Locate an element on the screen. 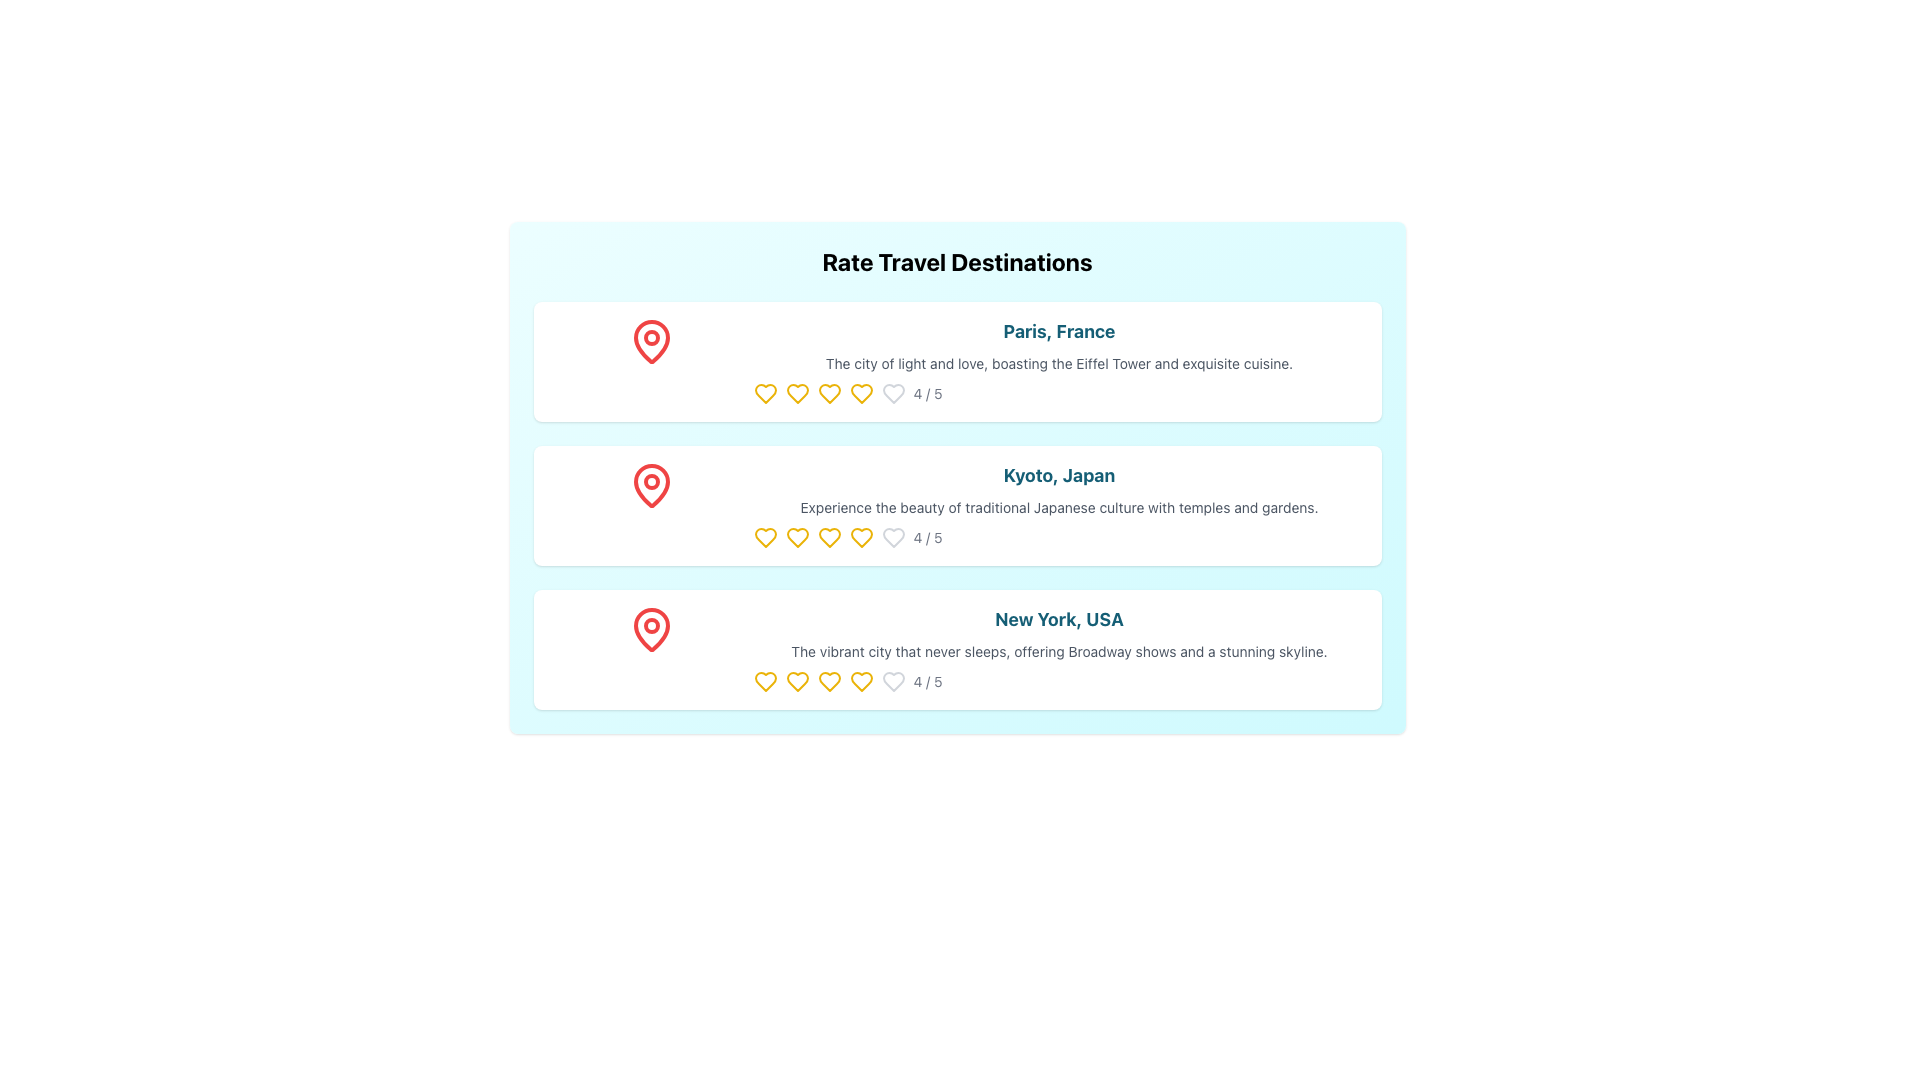 The width and height of the screenshot is (1920, 1080). the heart-shaped rating icon with a golden yellow outline for the 'New York, USA' destination card is located at coordinates (764, 681).